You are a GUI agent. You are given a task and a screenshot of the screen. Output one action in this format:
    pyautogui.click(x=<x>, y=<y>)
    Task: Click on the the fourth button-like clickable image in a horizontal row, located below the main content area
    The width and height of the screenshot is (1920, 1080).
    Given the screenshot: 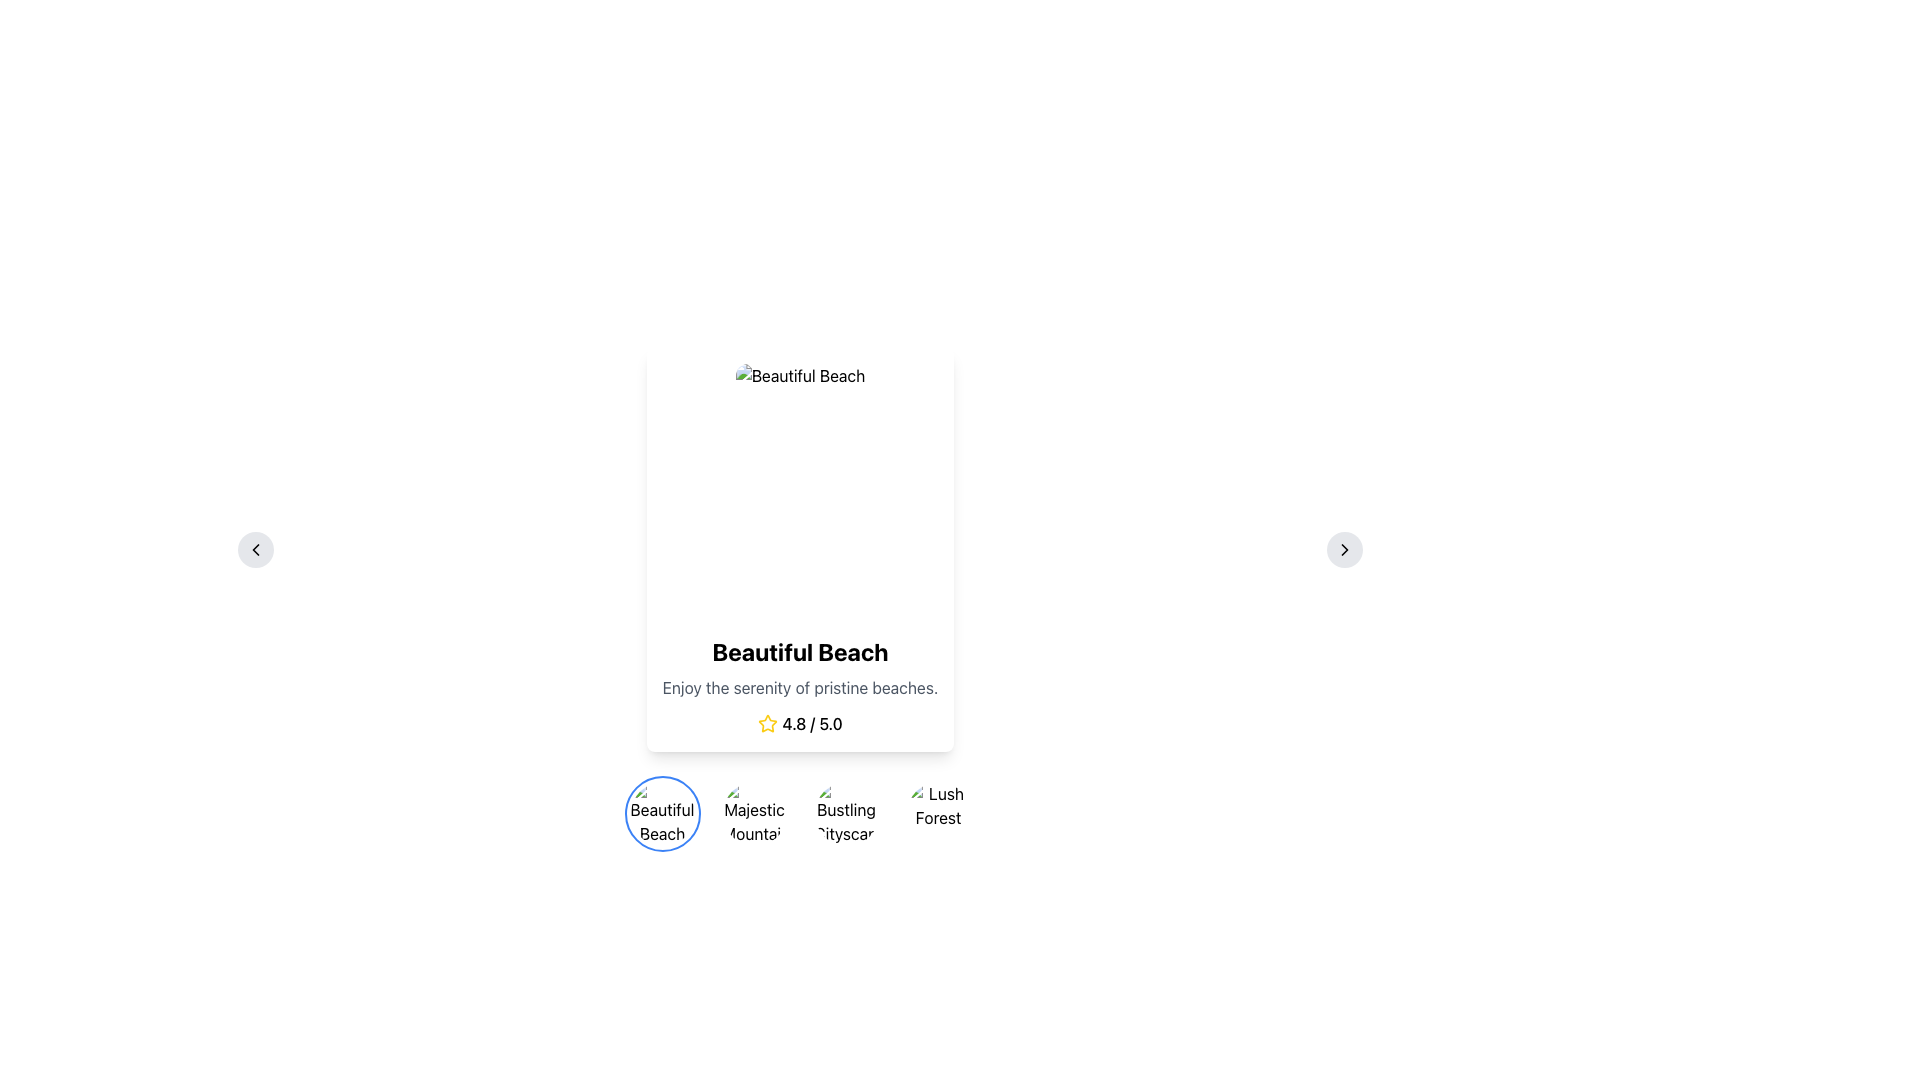 What is the action you would take?
    pyautogui.click(x=937, y=813)
    